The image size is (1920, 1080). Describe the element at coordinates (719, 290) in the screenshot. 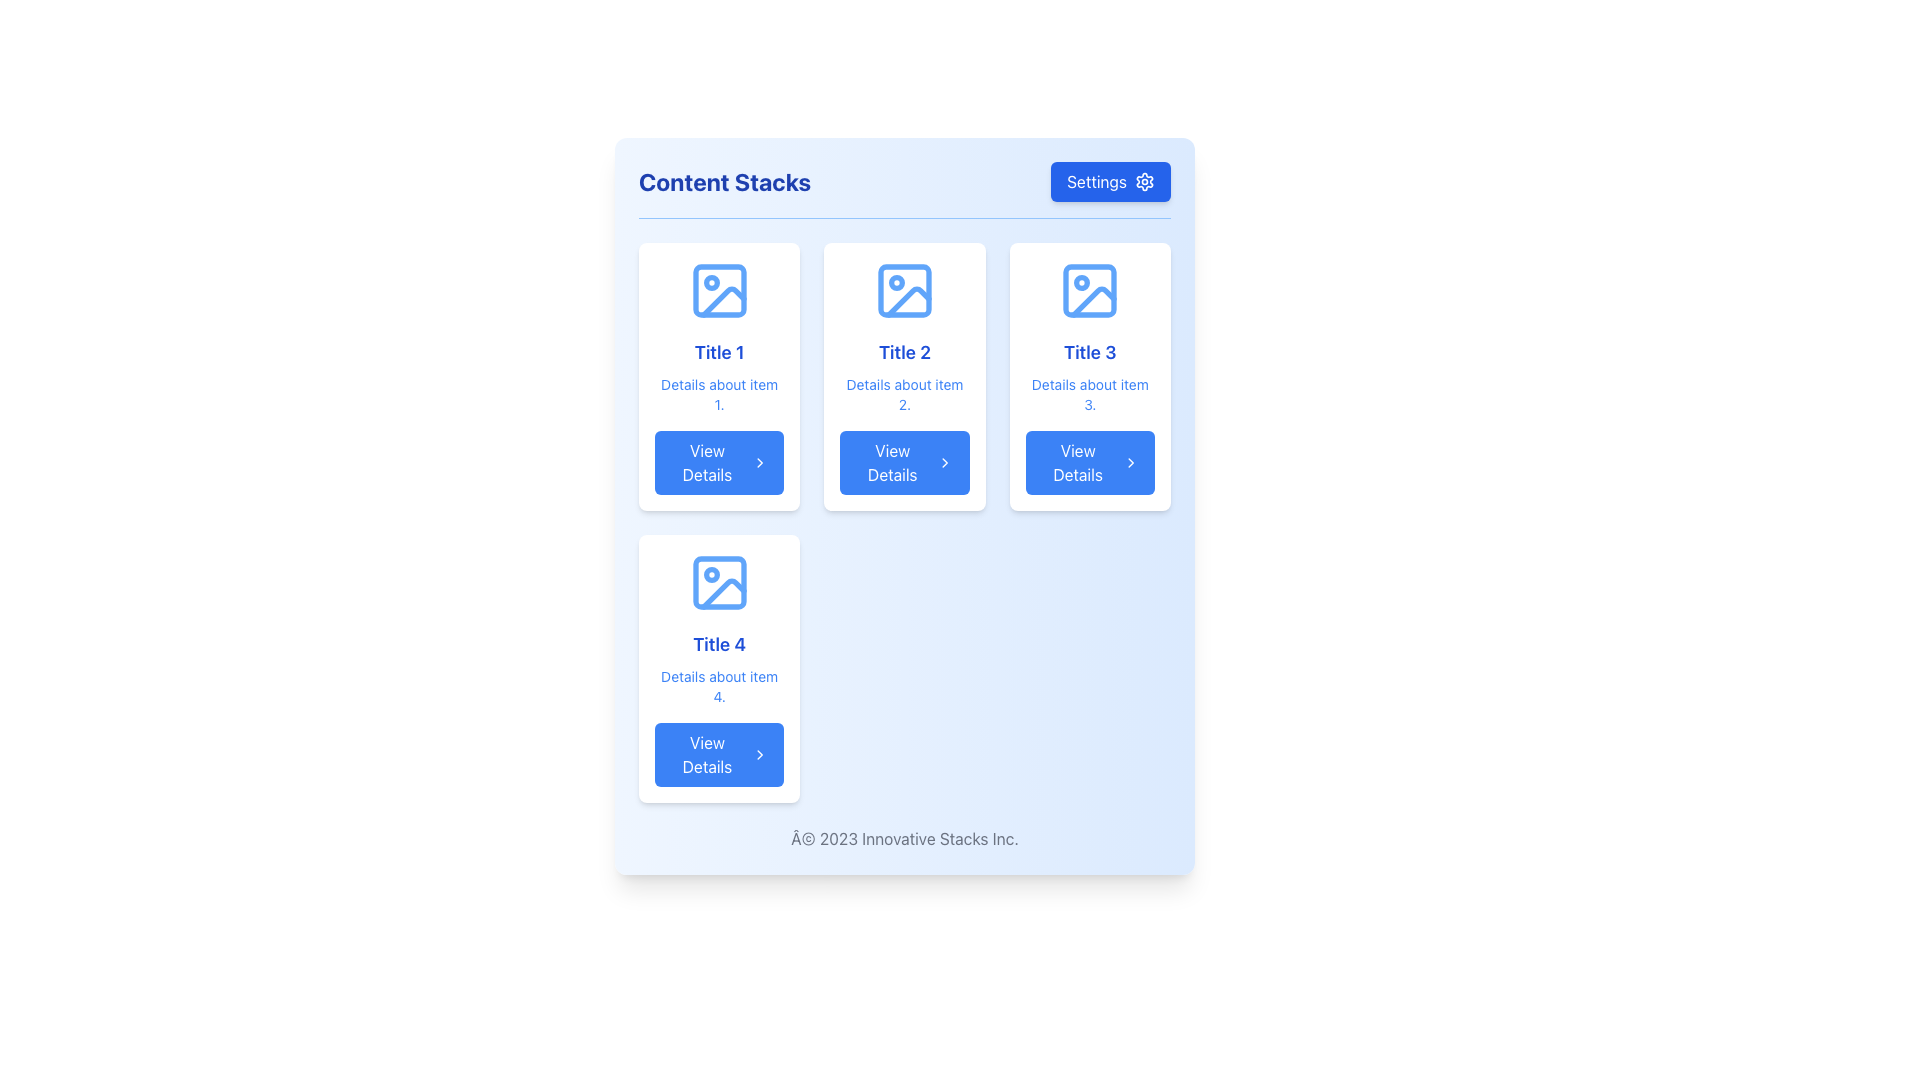

I see `the decorative Image icon representing the content of the card labeled 'Title 1', which is located at the top of the card above the text and the 'View Details' button` at that location.